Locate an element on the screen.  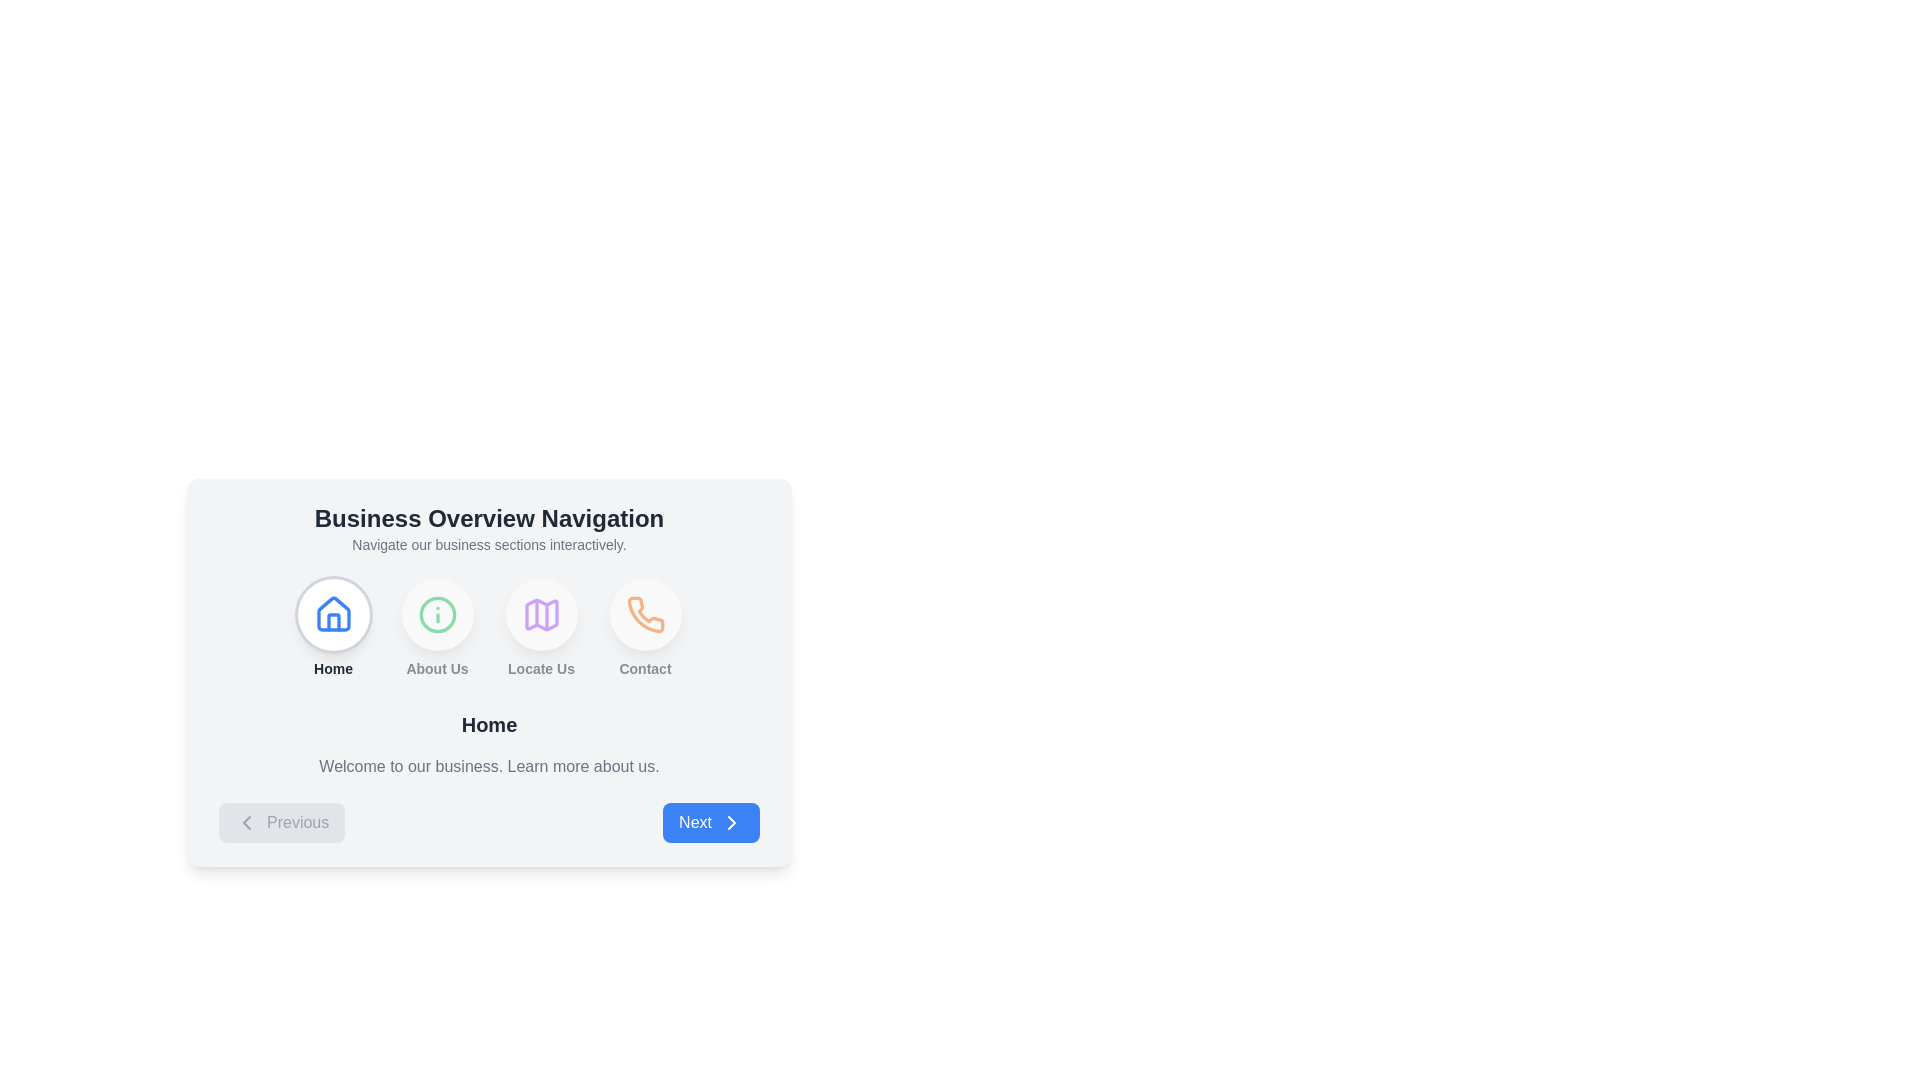
the 'Locate Us' button, which features a circular violet map symbol above the text in a medium font, part of a horizontal navigation section is located at coordinates (541, 627).